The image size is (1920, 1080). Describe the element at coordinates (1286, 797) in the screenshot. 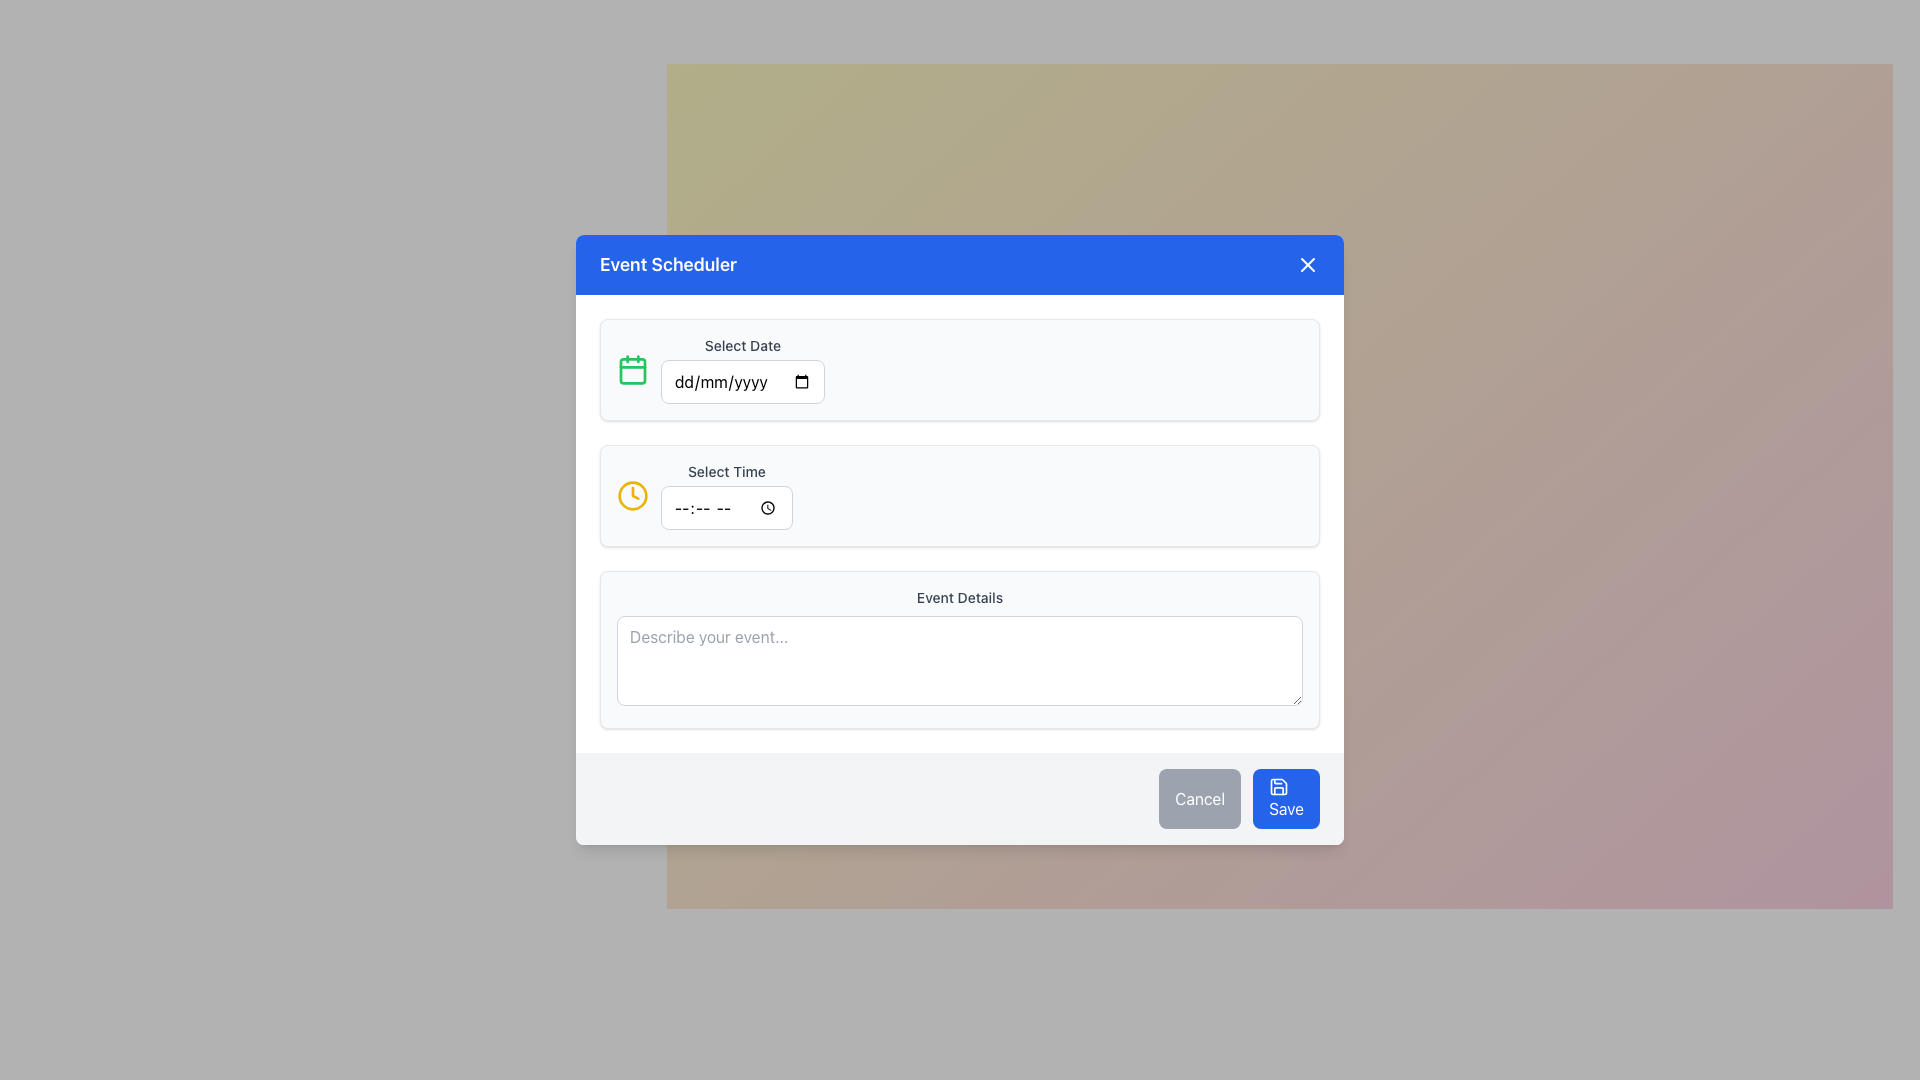

I see `the 'Save' button located at the bottom-right corner of the event scheduler dialog` at that location.